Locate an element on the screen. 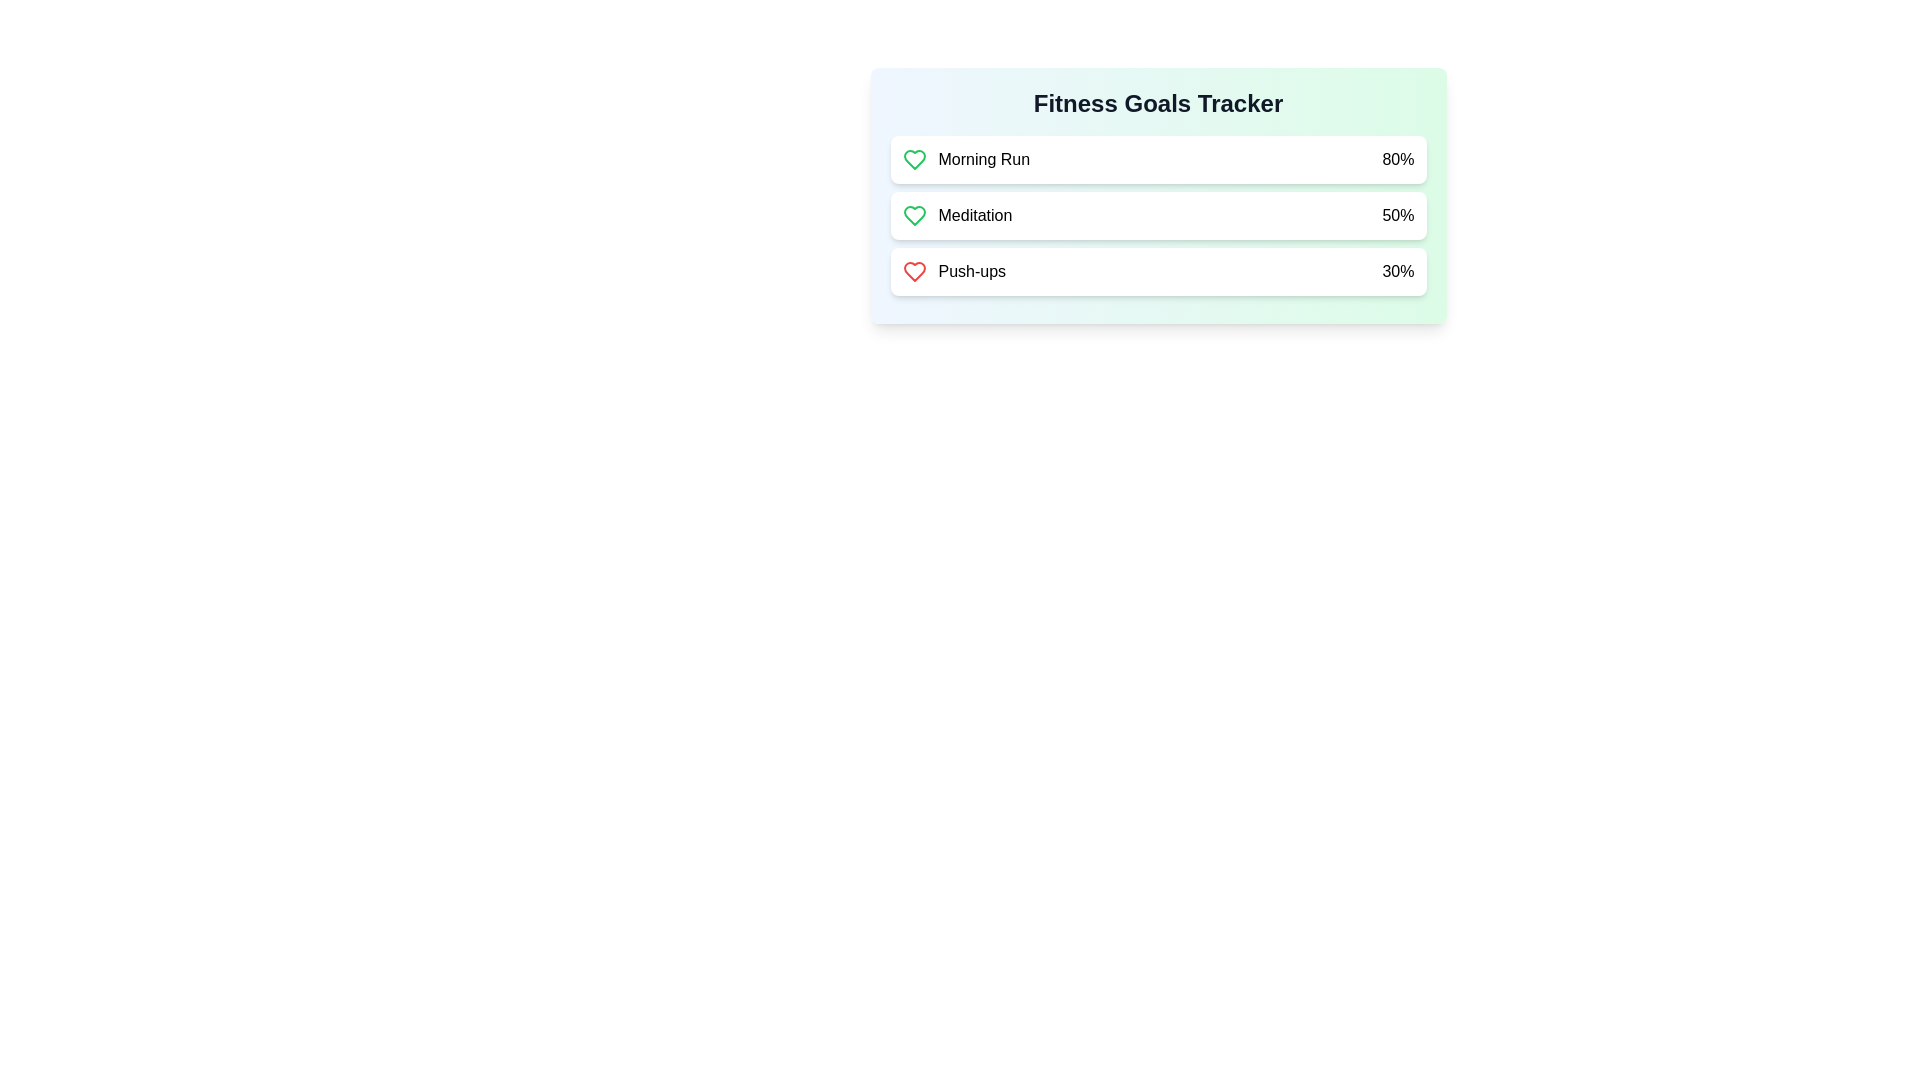  the completion percentage '80%' of the task labeled 'Morning Run' in the 'Fitness Goals Tracker' to modify or view completion details is located at coordinates (1158, 158).